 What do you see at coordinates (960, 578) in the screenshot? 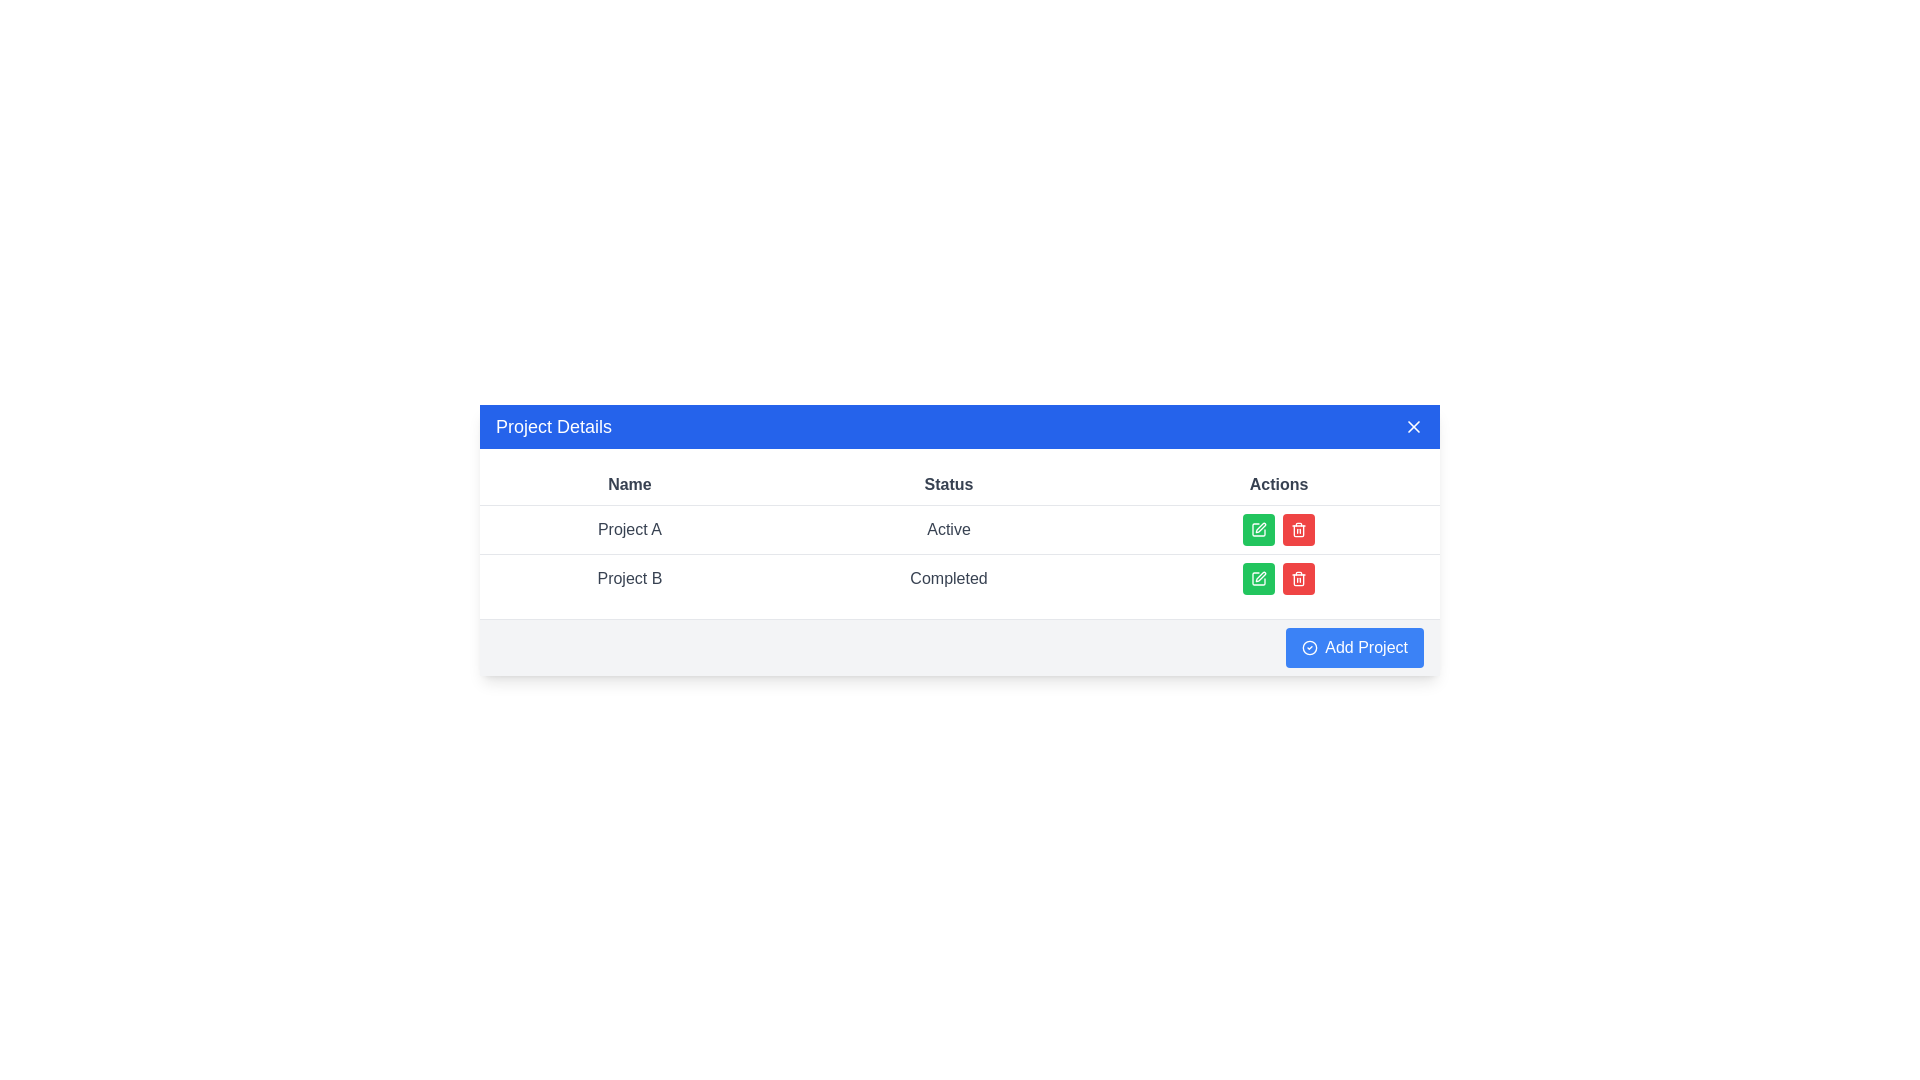
I see `the text label pair indicating the project name 'Project B' and its status 'Completed', located in the second row of the data table` at bounding box center [960, 578].